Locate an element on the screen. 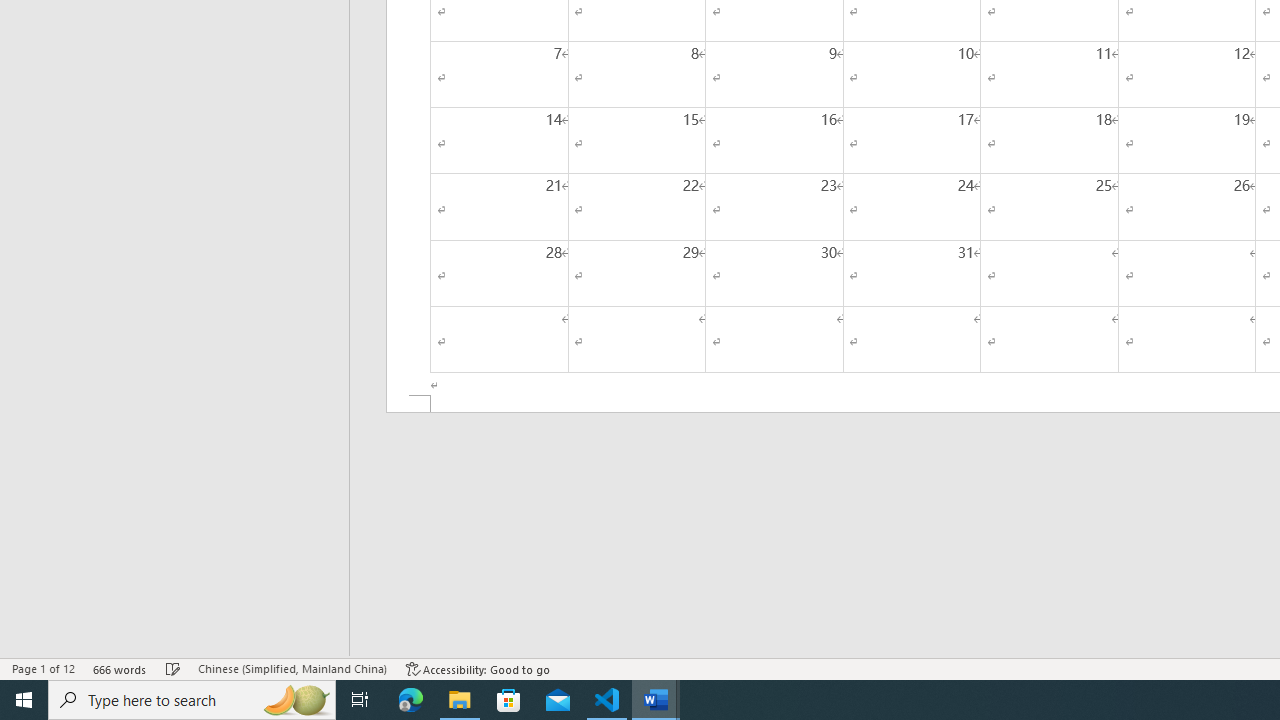  'Spelling and Grammar Check Checking' is located at coordinates (173, 669).